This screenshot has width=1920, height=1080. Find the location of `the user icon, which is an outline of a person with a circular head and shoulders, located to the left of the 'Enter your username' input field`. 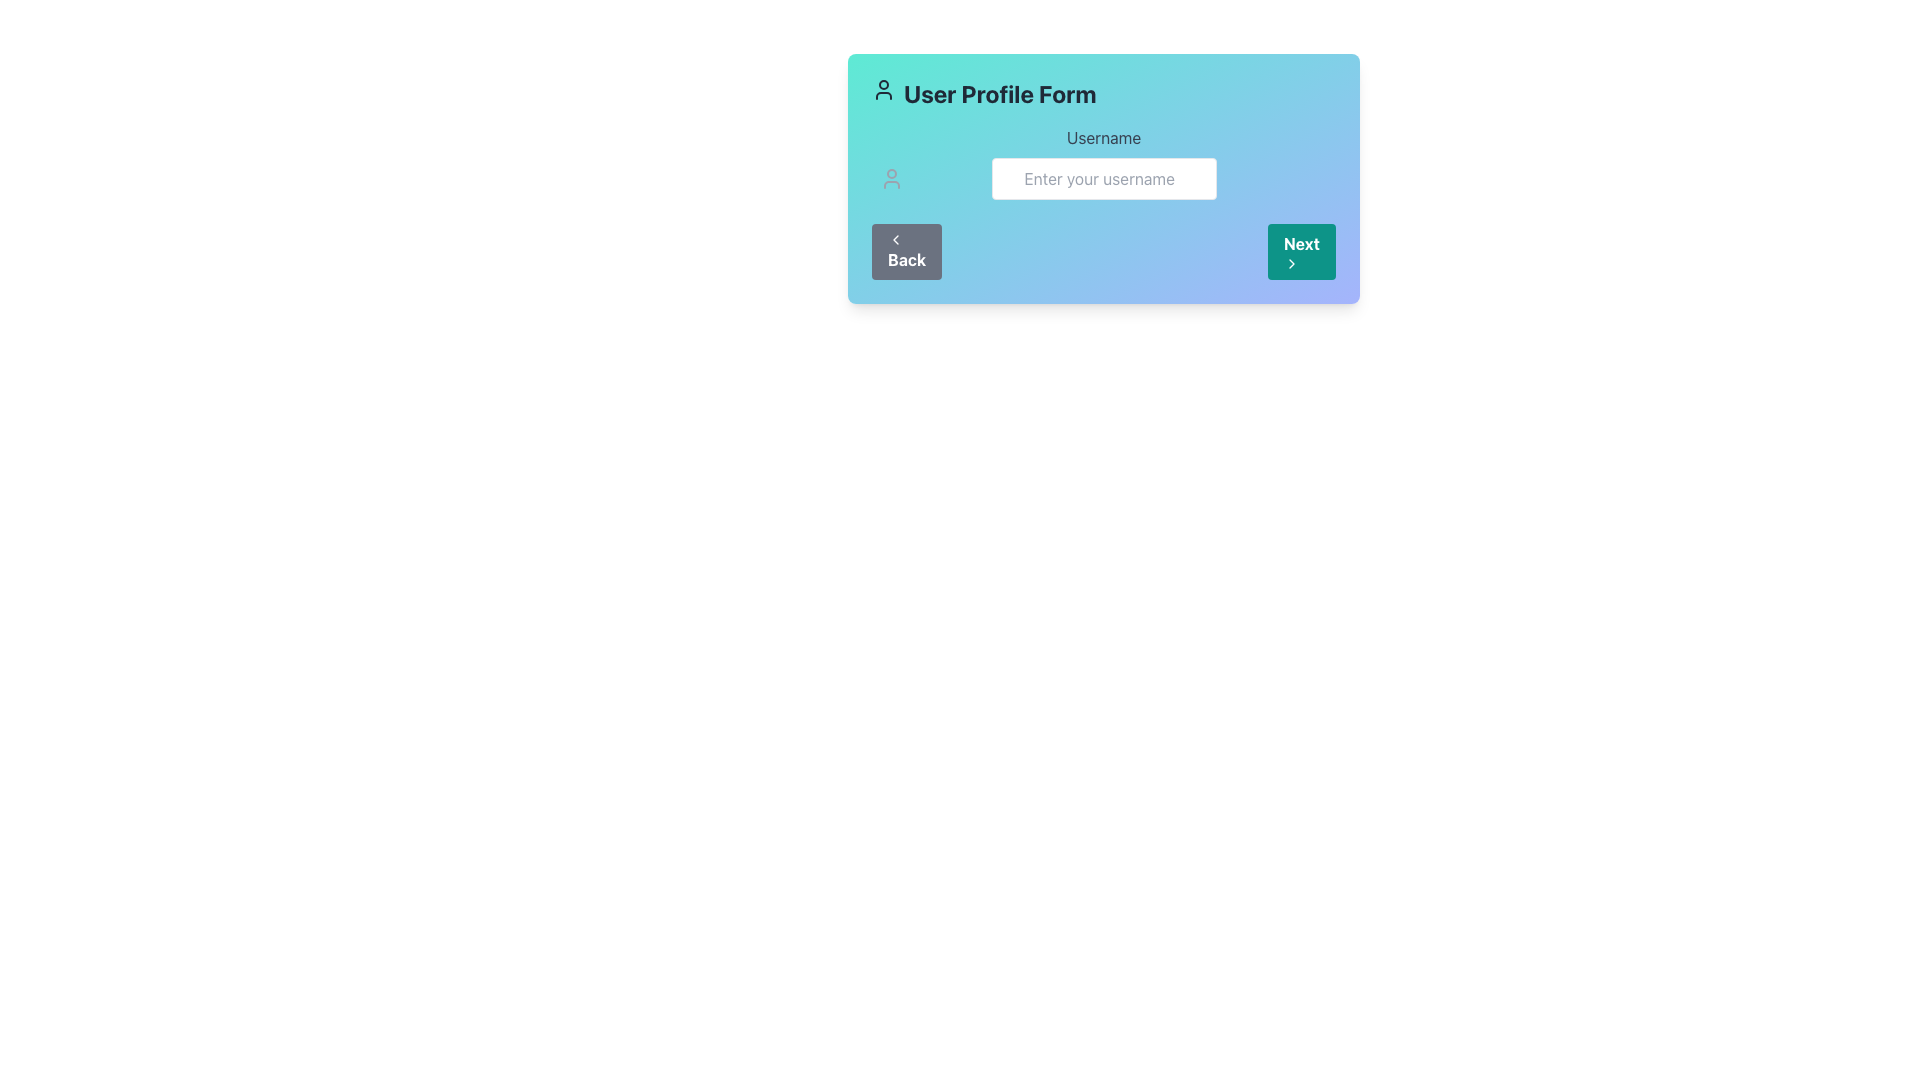

the user icon, which is an outline of a person with a circular head and shoulders, located to the left of the 'Enter your username' input field is located at coordinates (891, 177).